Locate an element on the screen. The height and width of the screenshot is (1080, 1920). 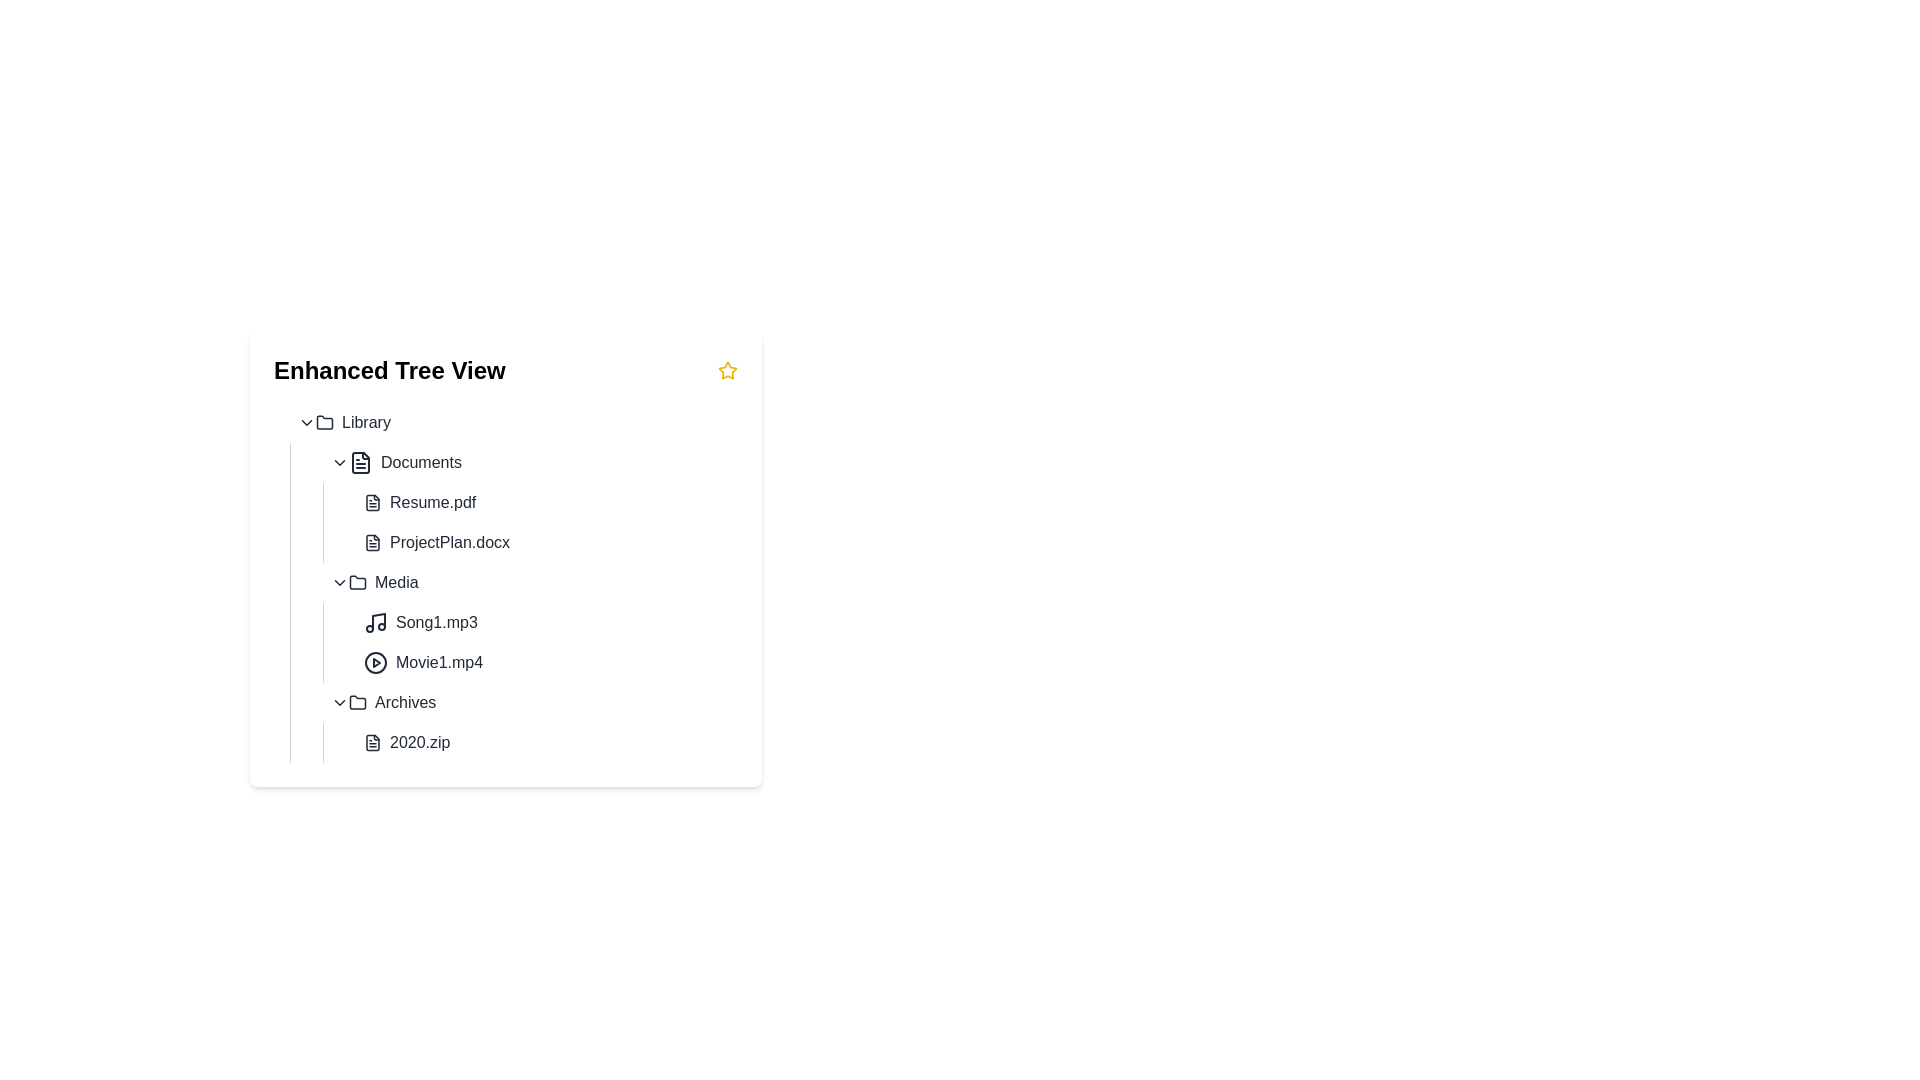
the 'Media' label in the collapsible tree structure is located at coordinates (396, 582).